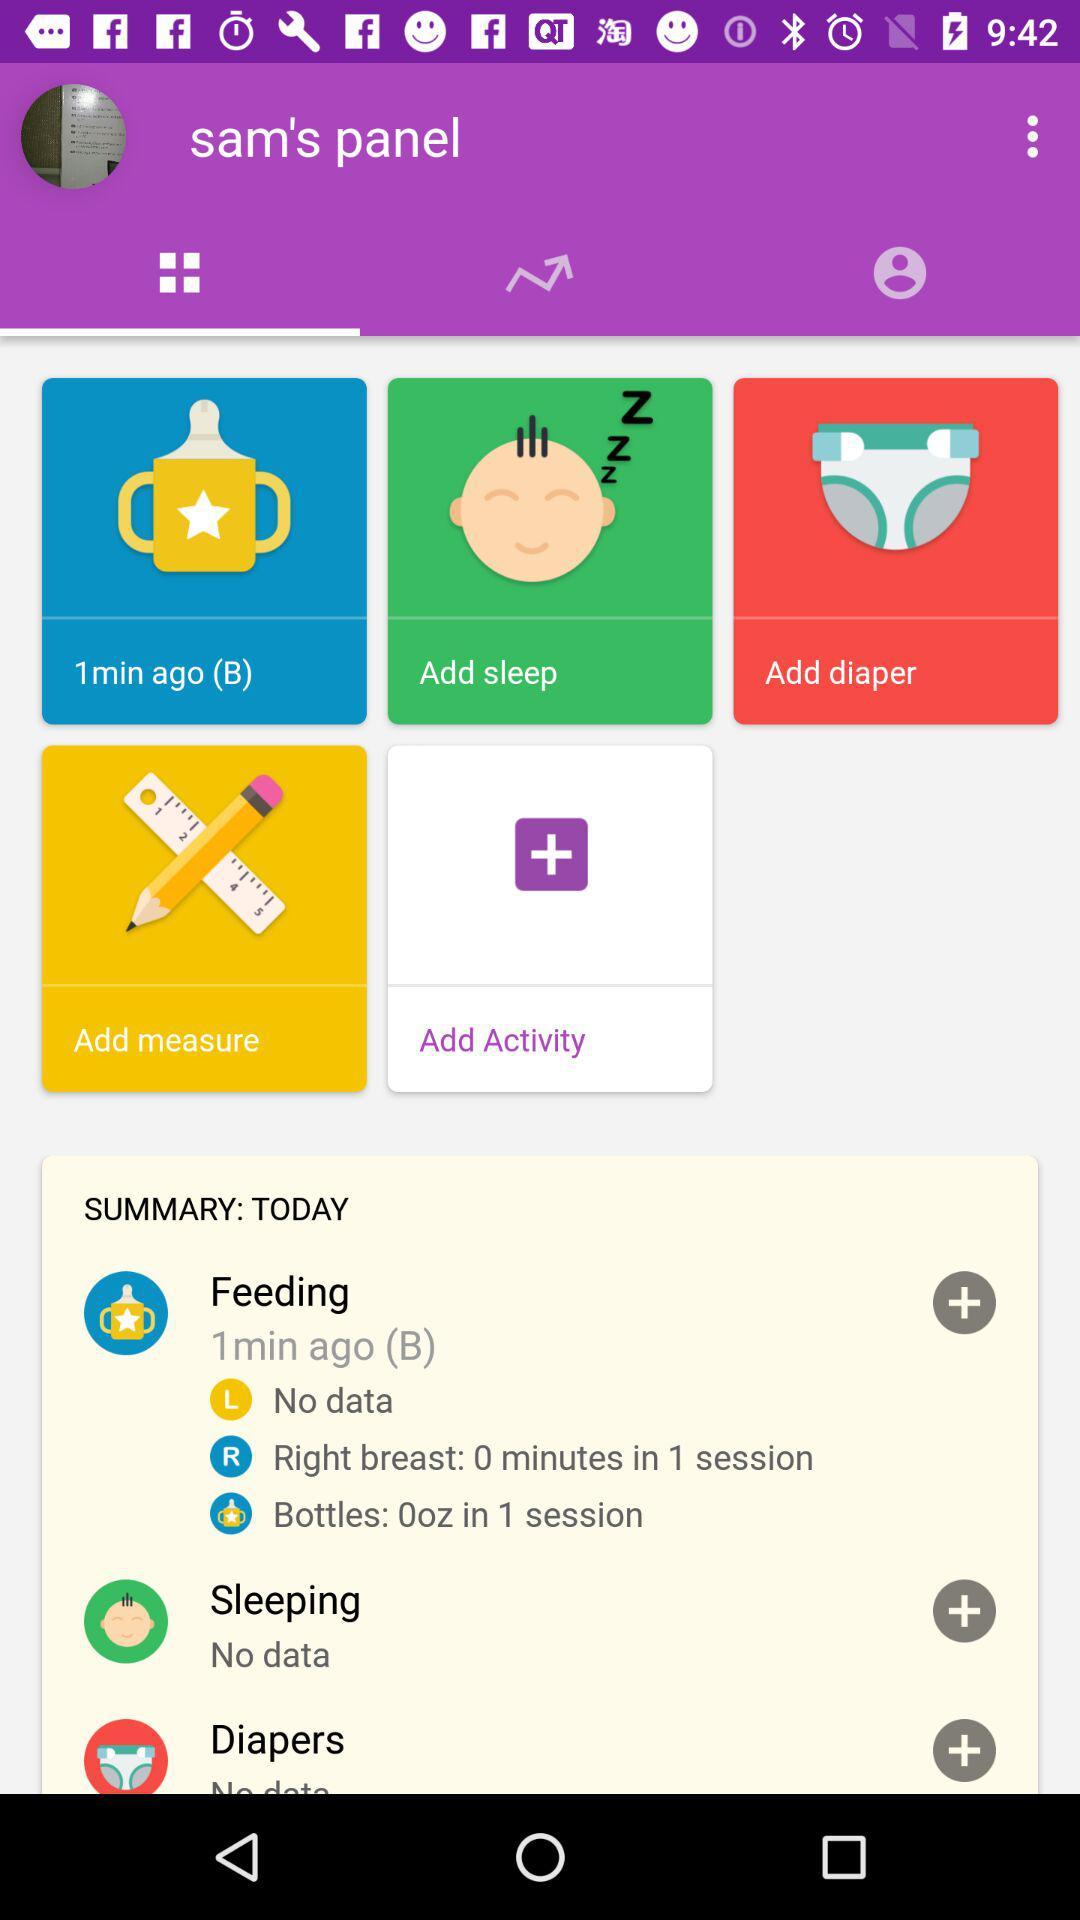 The image size is (1080, 1920). I want to click on the more icon, so click(1011, 135).